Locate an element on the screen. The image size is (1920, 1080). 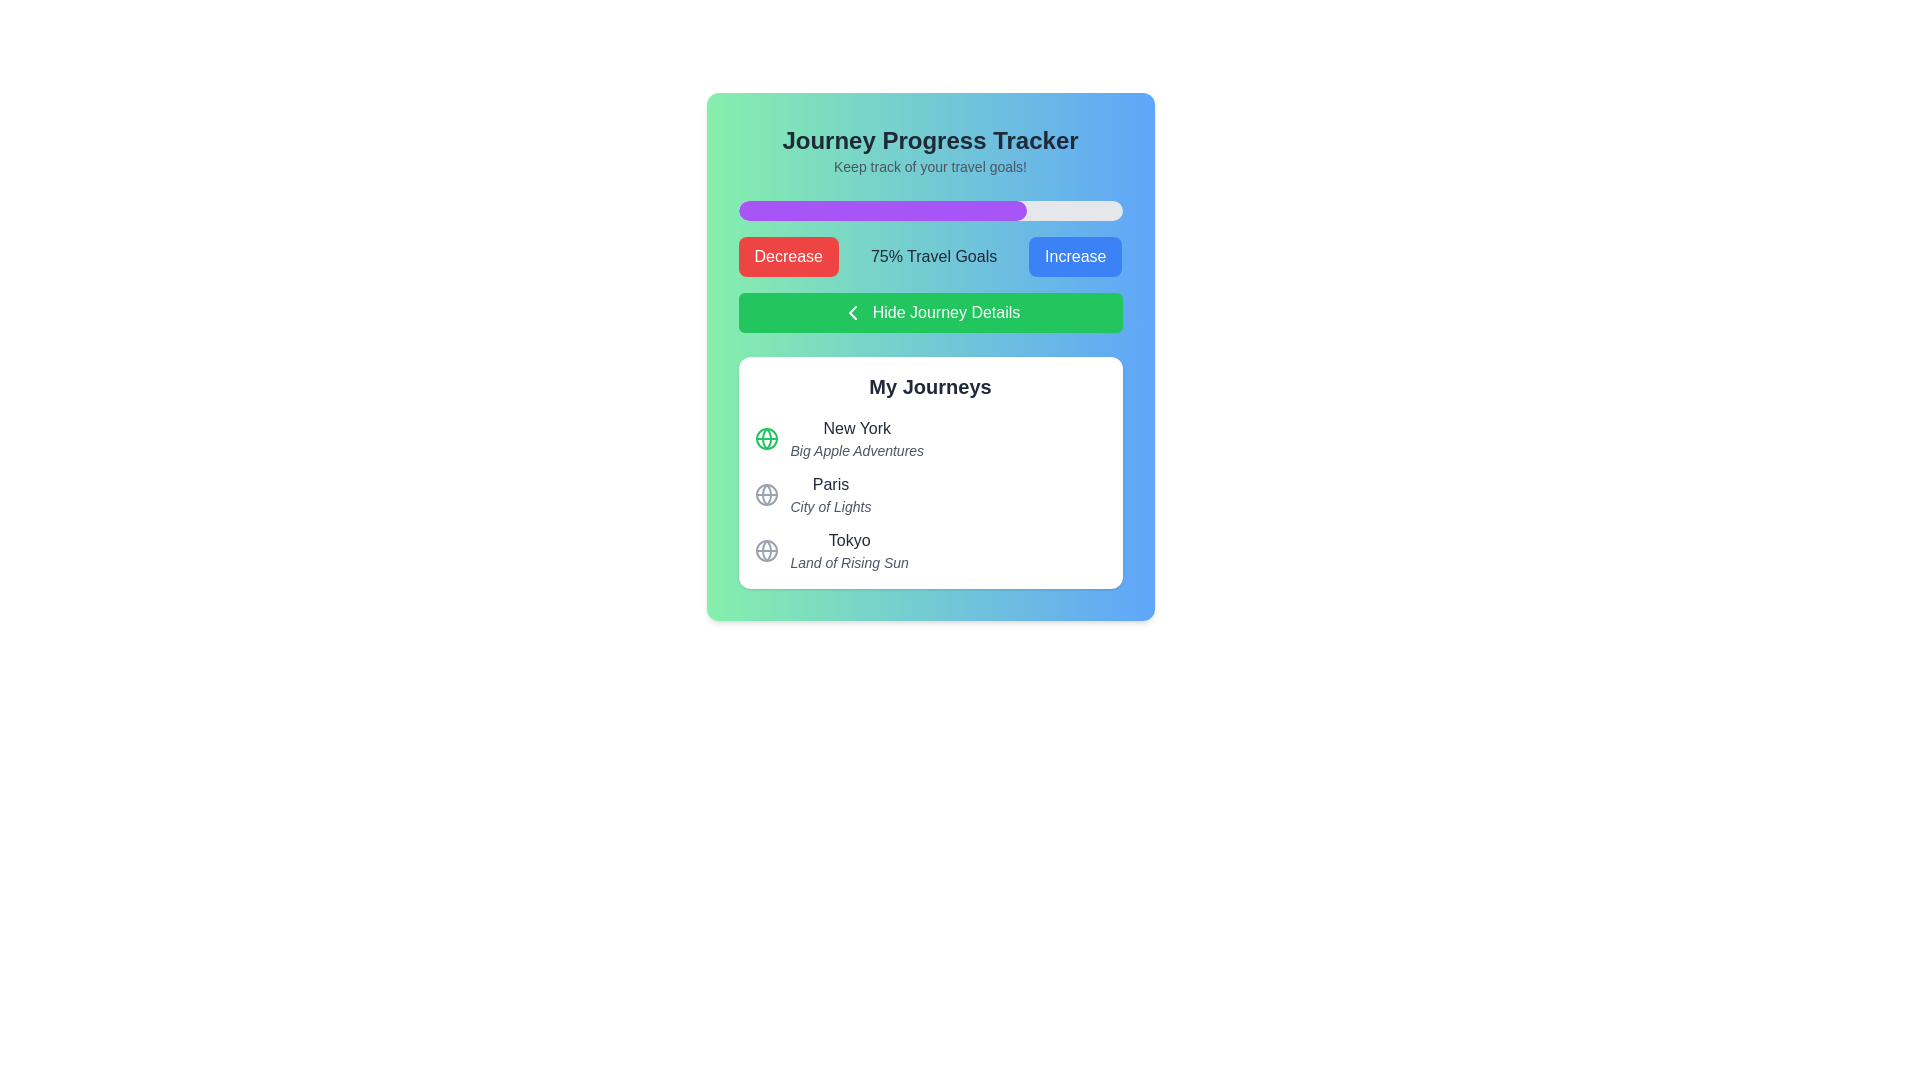
the static text 'Big Apple Adventures', which is positioned directly below the bold text 'New York' in the 'My Journeys' section is located at coordinates (857, 451).